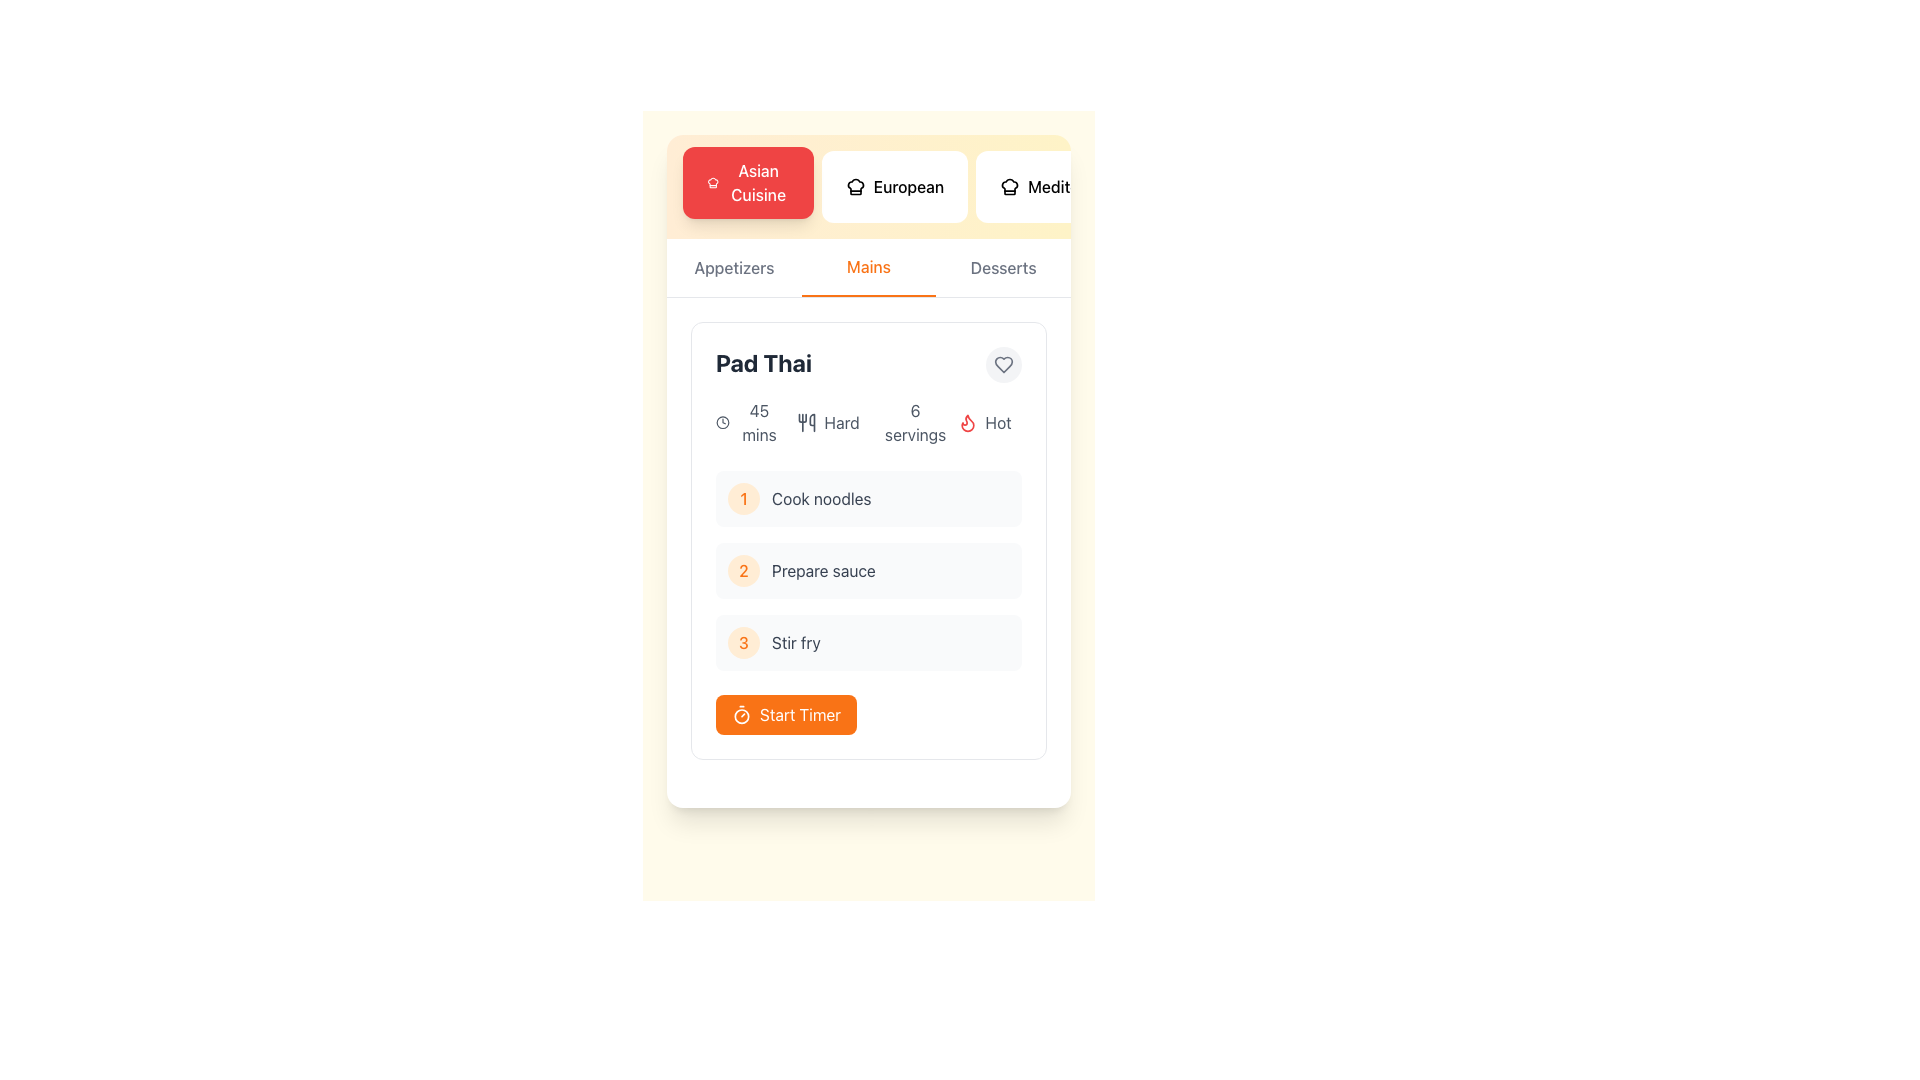 This screenshot has height=1080, width=1920. I want to click on instruction step text from the List item or step indicator that contains the text 'Prepare sauce' with an orange circular icon showing the number '2', so click(868, 570).